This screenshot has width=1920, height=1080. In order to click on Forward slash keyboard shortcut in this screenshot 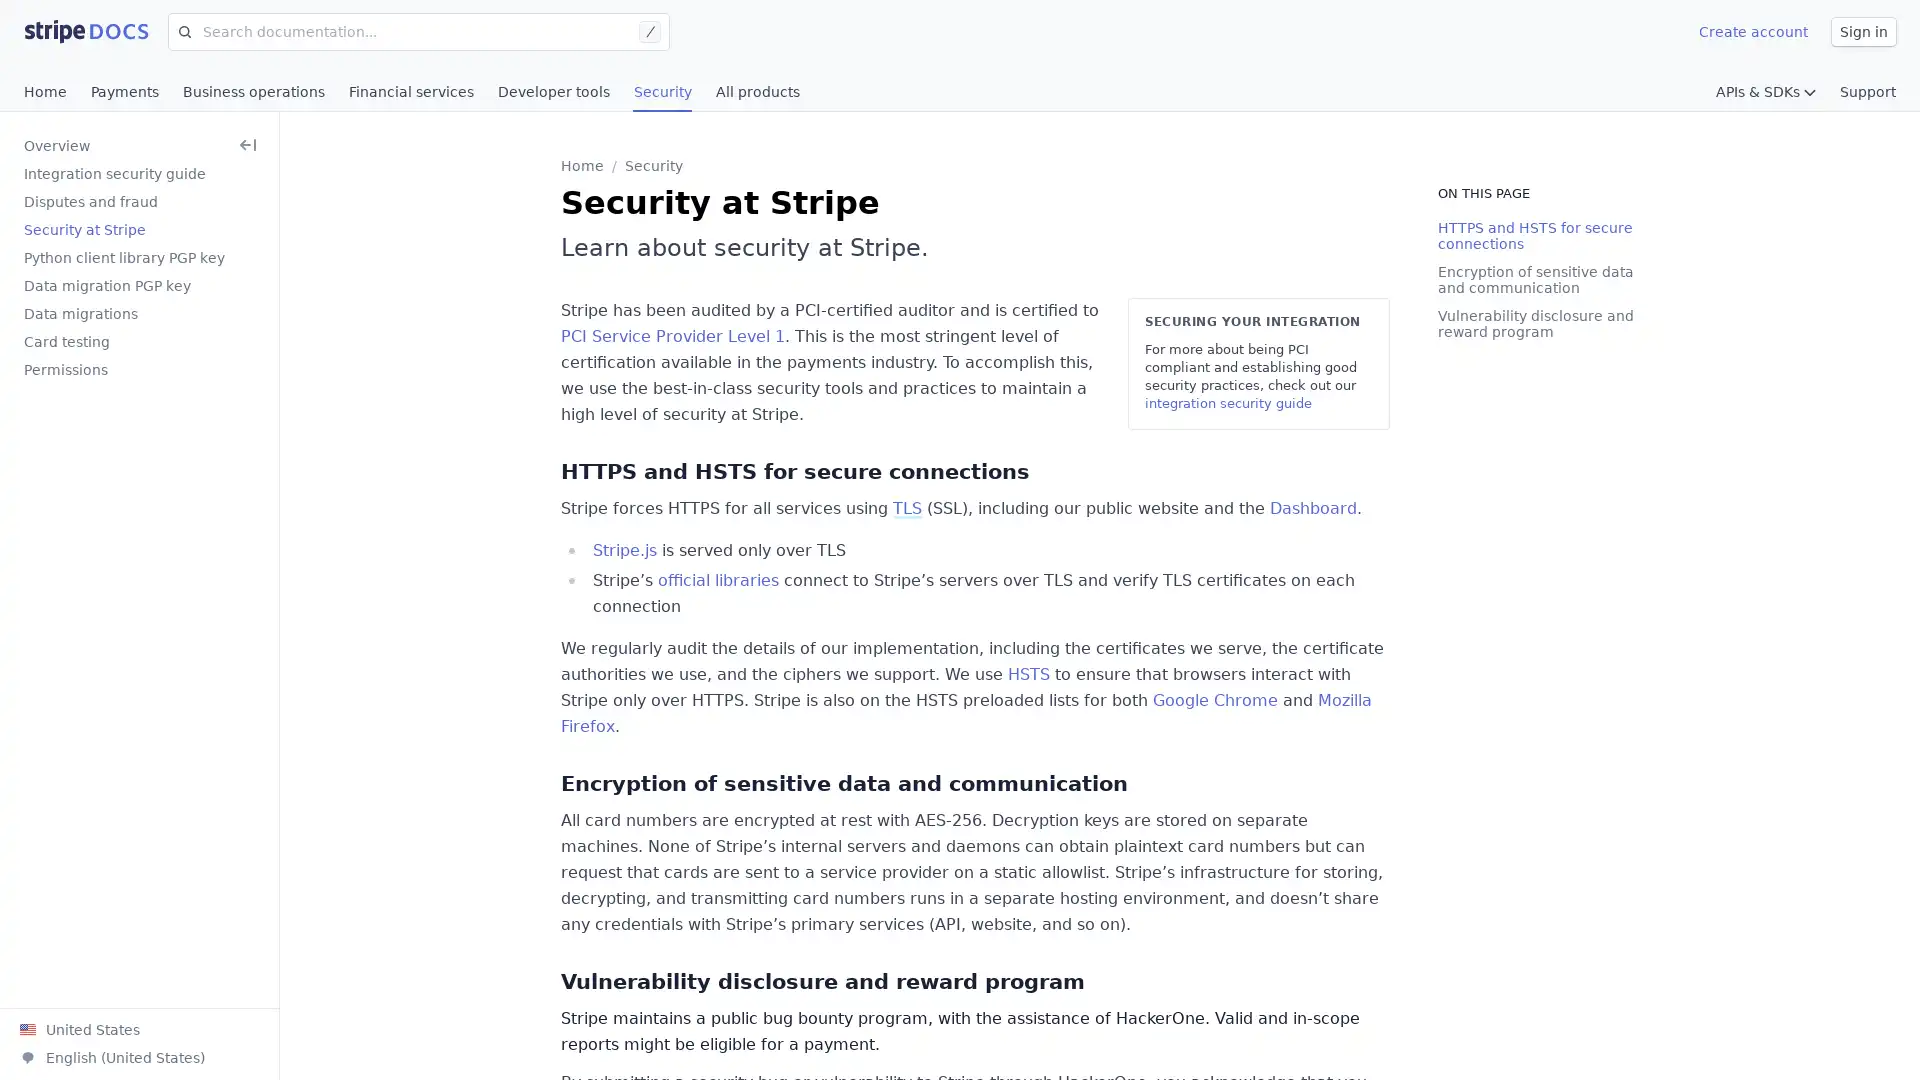, I will do `click(653, 31)`.